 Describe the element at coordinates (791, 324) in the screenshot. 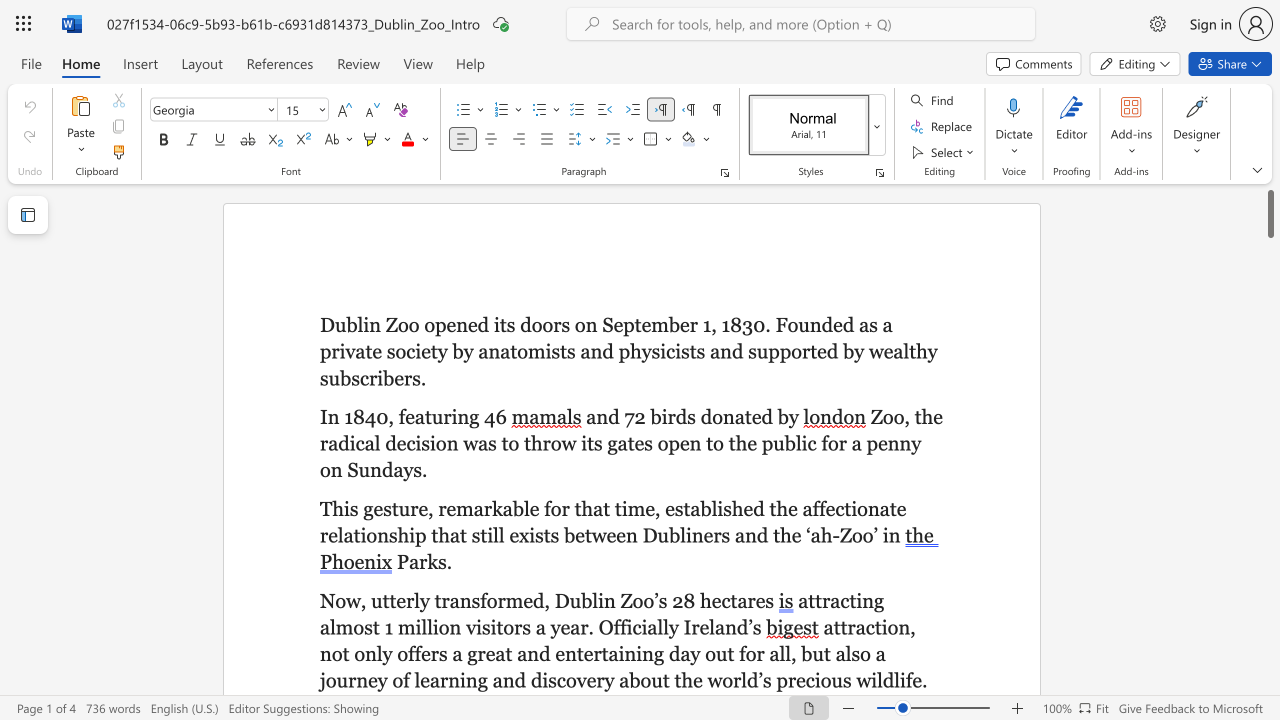

I see `the 7th character "o" in the text` at that location.